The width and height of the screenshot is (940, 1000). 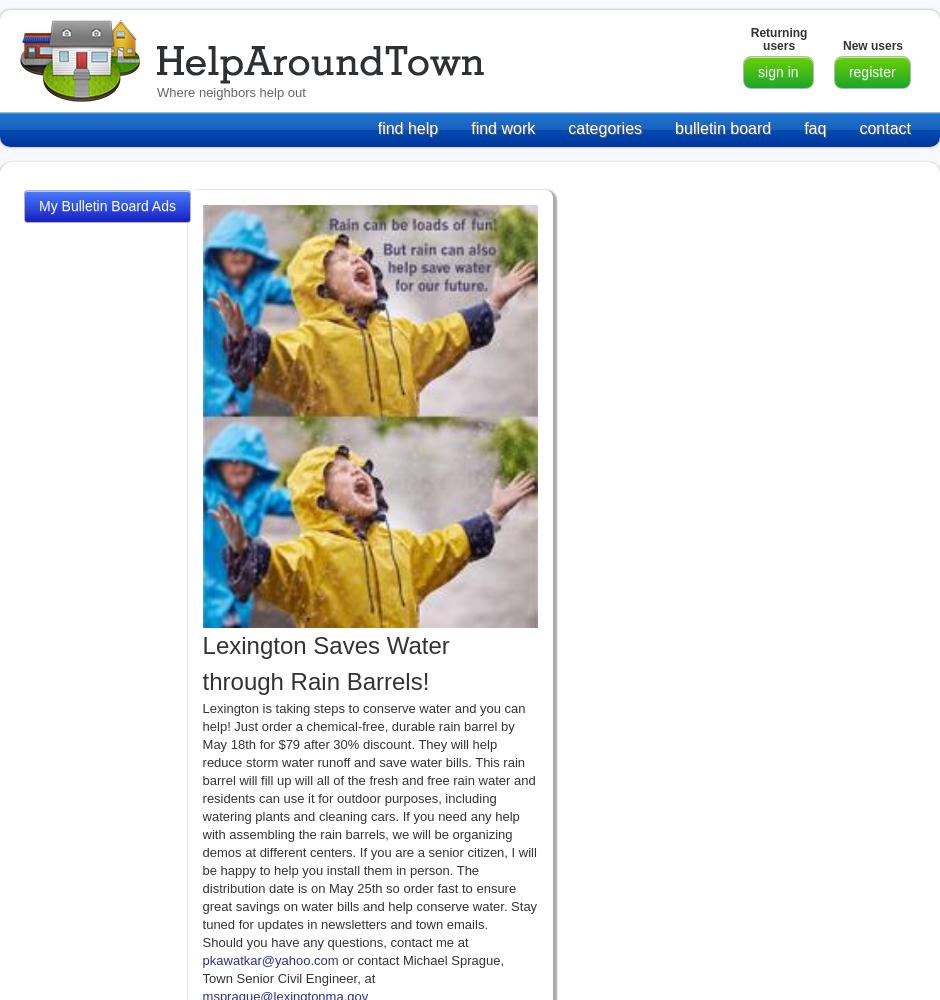 What do you see at coordinates (722, 128) in the screenshot?
I see `'bulletin board'` at bounding box center [722, 128].